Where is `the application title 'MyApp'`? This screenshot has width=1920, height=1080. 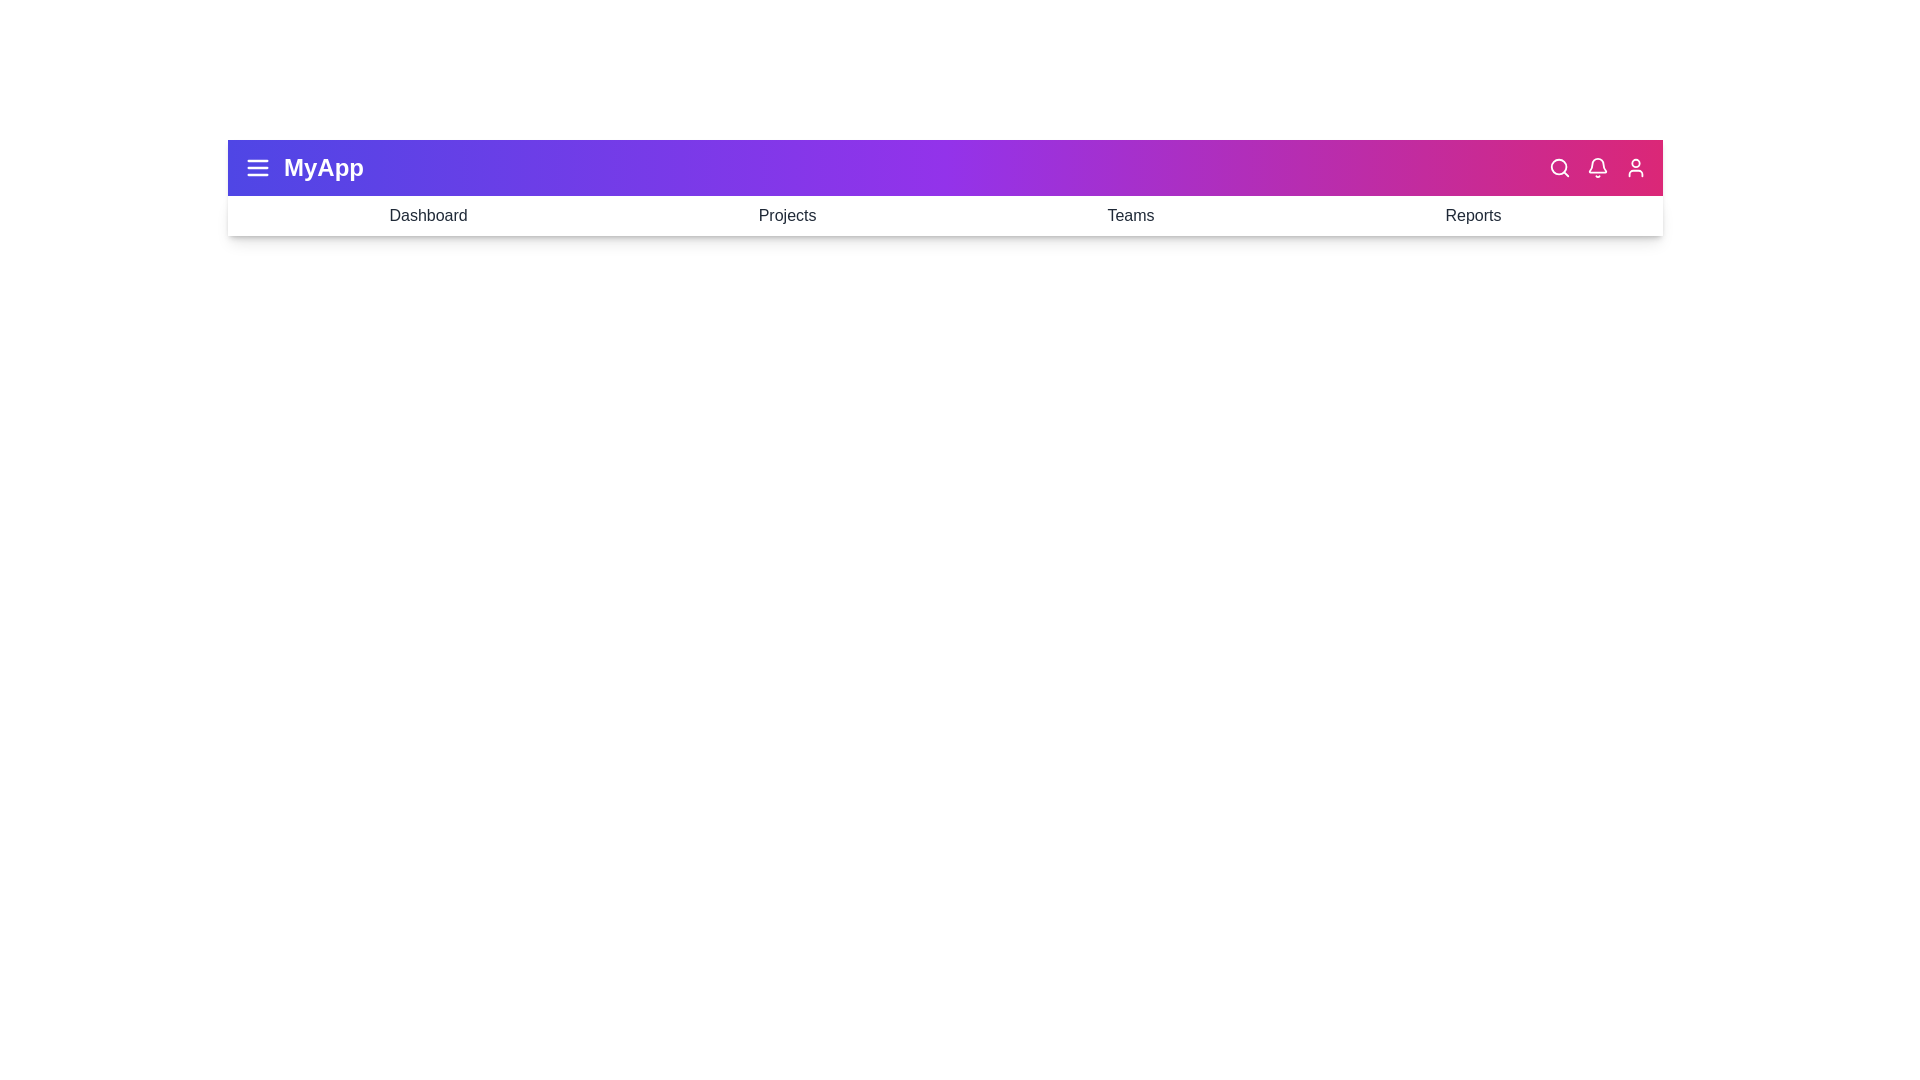
the application title 'MyApp' is located at coordinates (324, 167).